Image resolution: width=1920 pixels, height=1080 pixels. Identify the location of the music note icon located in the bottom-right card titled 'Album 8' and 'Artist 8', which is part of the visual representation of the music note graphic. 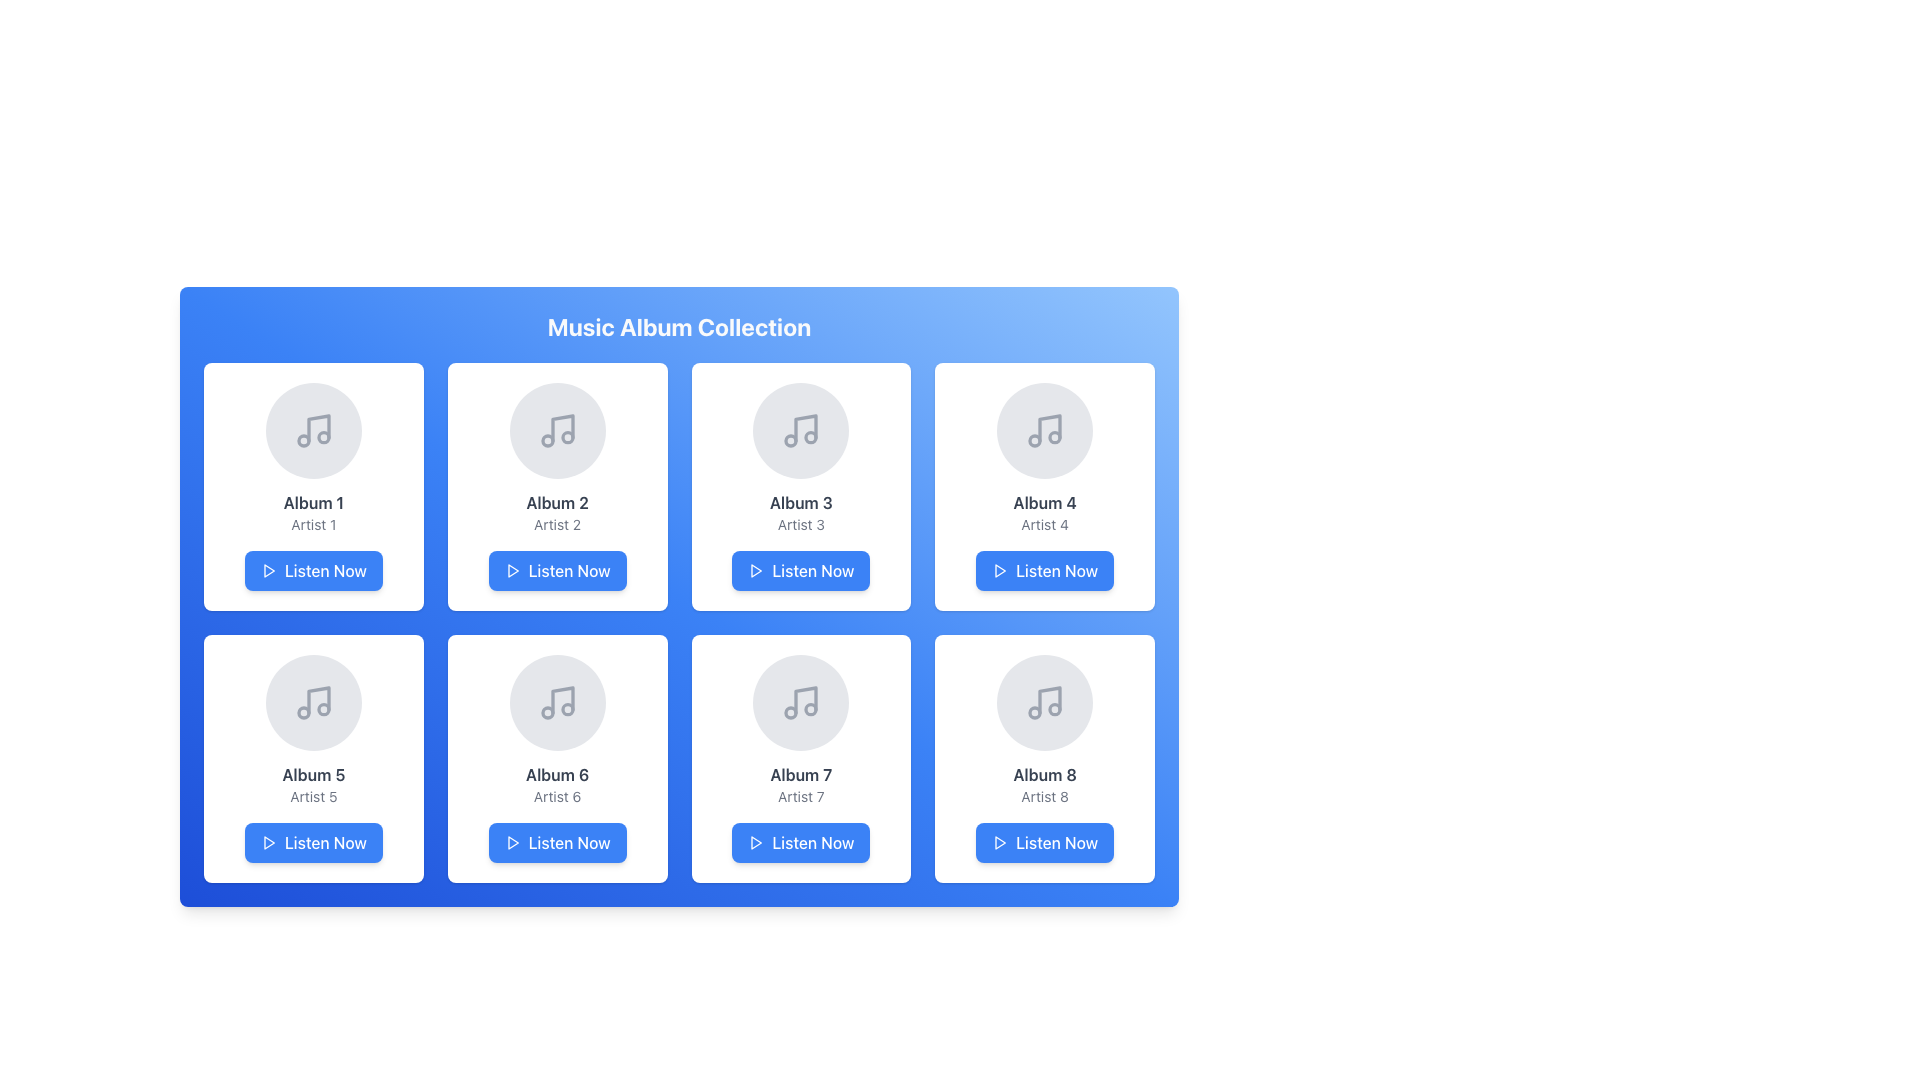
(1035, 712).